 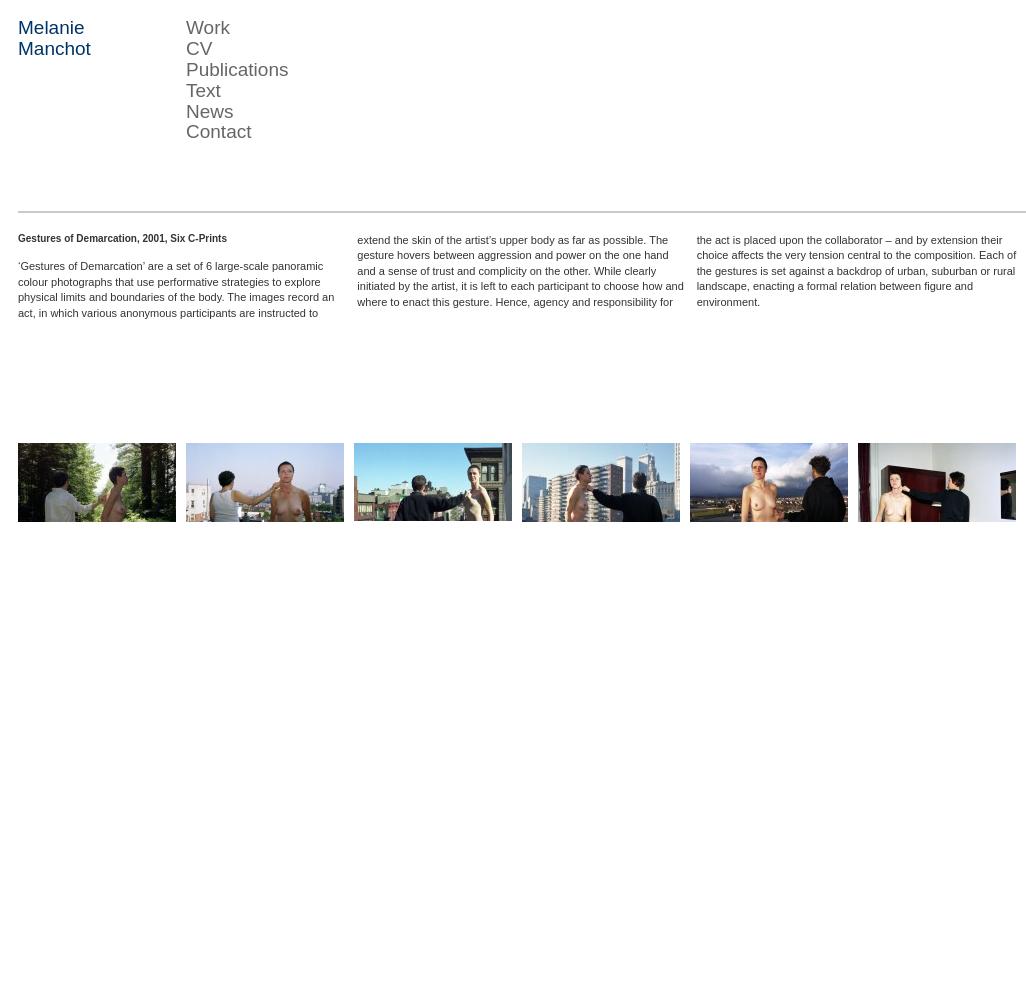 I want to click on '‘Gestures of Demarcation’ are a set of 6 large-scale panoramic colour photographs that use performative strategies to explore physical limits and boundaries of the body. 

The images record an act, in which various anonymous participants are instructed to extend the skin of the artist’s upper body as far as possible. 

The gesture hovers between aggression and power on the one hand and a sense of trust and complicity on the other.  While clearly initiated by the artist, it is left to each participant to choose how and where to enact this gesture. Hence, agency and responsibility for the act is placed upon the collaborator – and by extension their choice affects the very tension central to the composition. Each of the gestures is set against a backdrop of urban, suburban or rural landscape, enacting a formal relation between figure and environment.', so click(x=517, y=276).